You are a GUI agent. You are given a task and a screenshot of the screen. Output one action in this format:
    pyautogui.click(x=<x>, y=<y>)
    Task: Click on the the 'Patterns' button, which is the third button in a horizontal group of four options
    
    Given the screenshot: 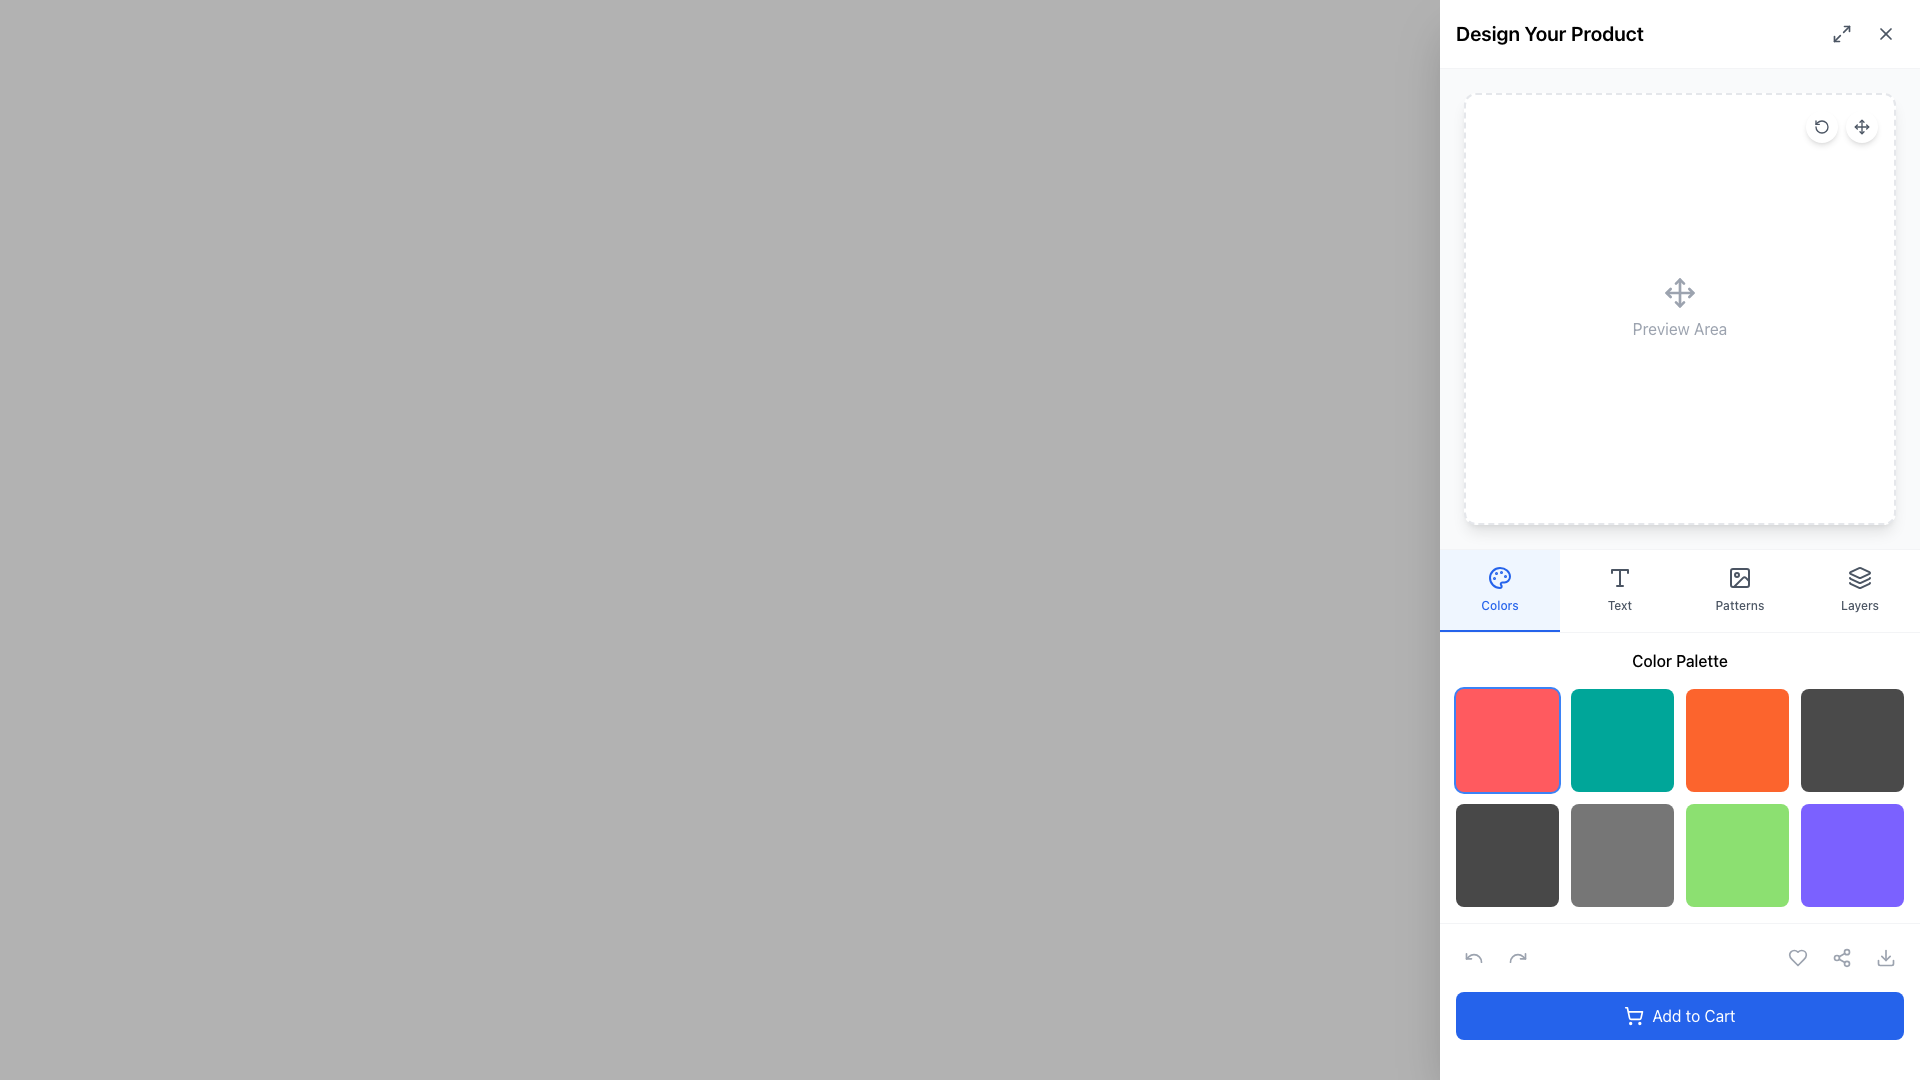 What is the action you would take?
    pyautogui.click(x=1738, y=589)
    